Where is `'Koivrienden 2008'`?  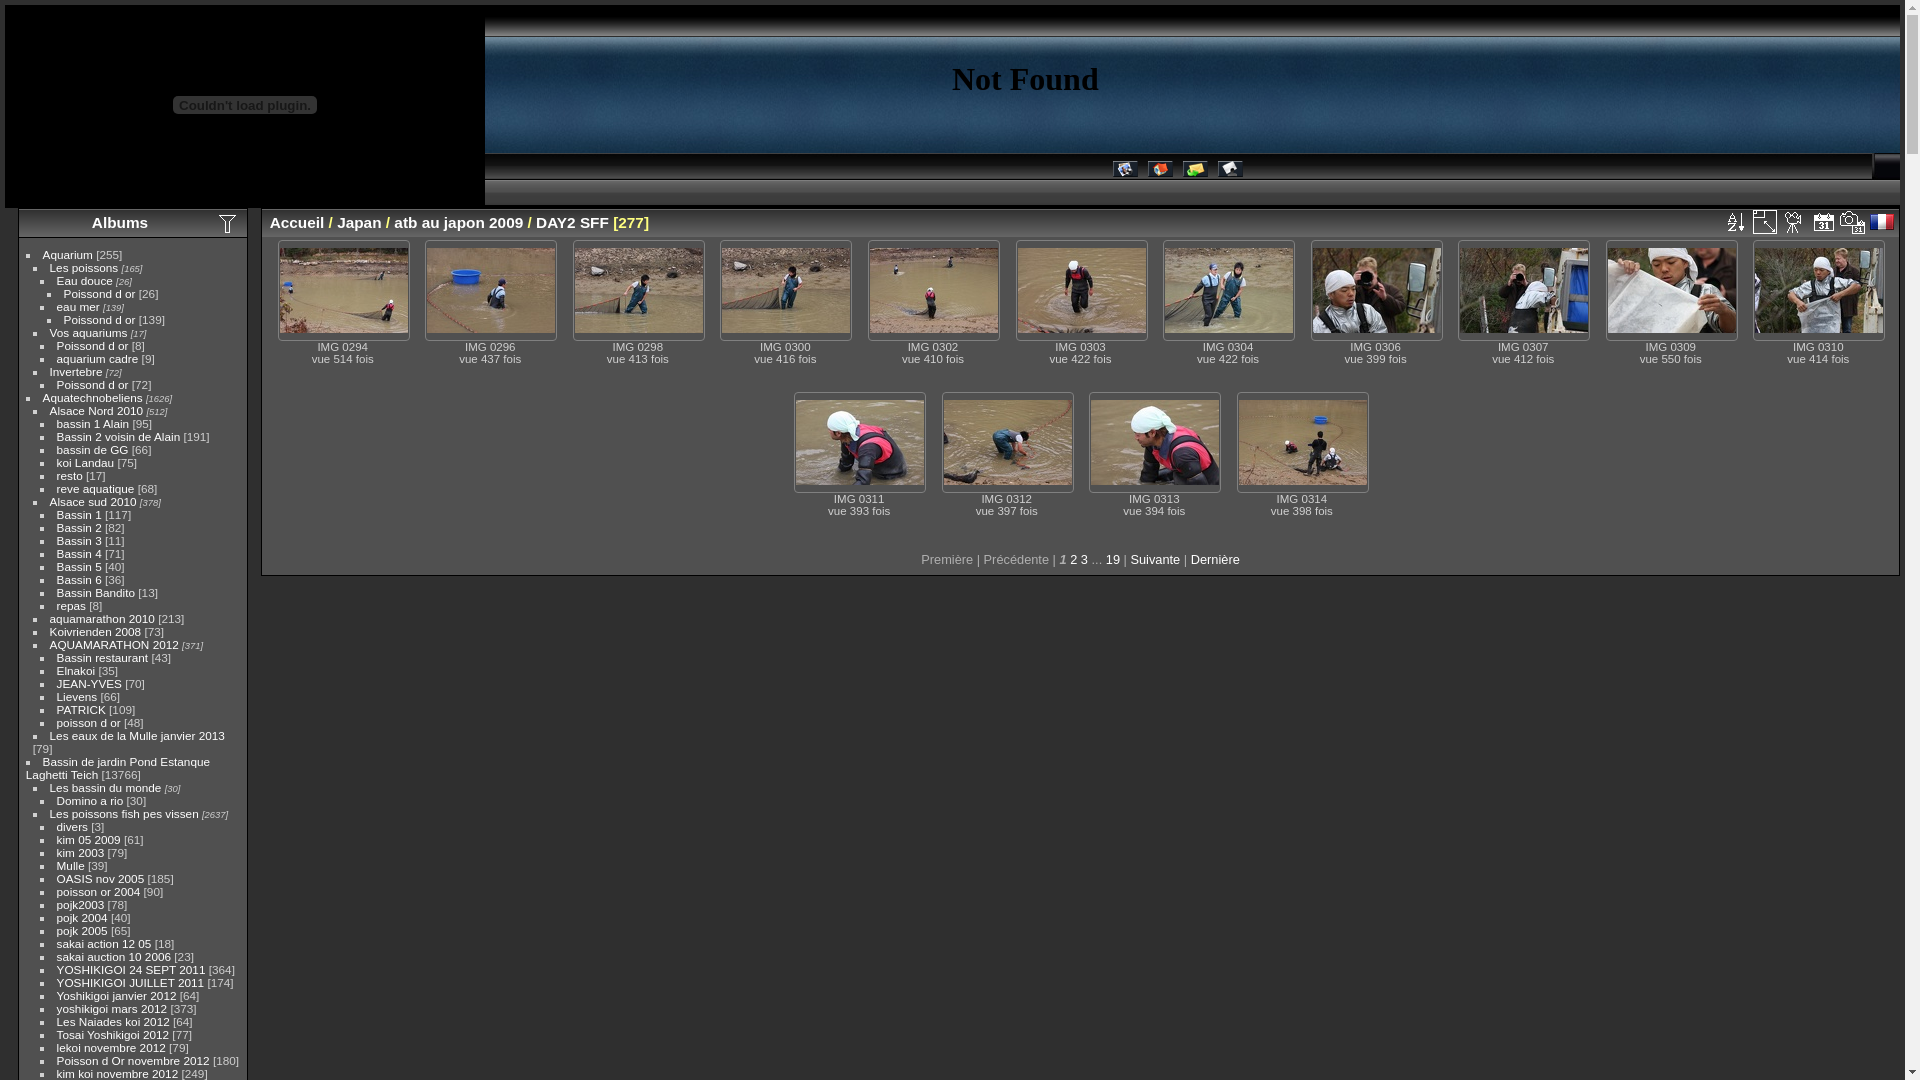 'Koivrienden 2008' is located at coordinates (49, 631).